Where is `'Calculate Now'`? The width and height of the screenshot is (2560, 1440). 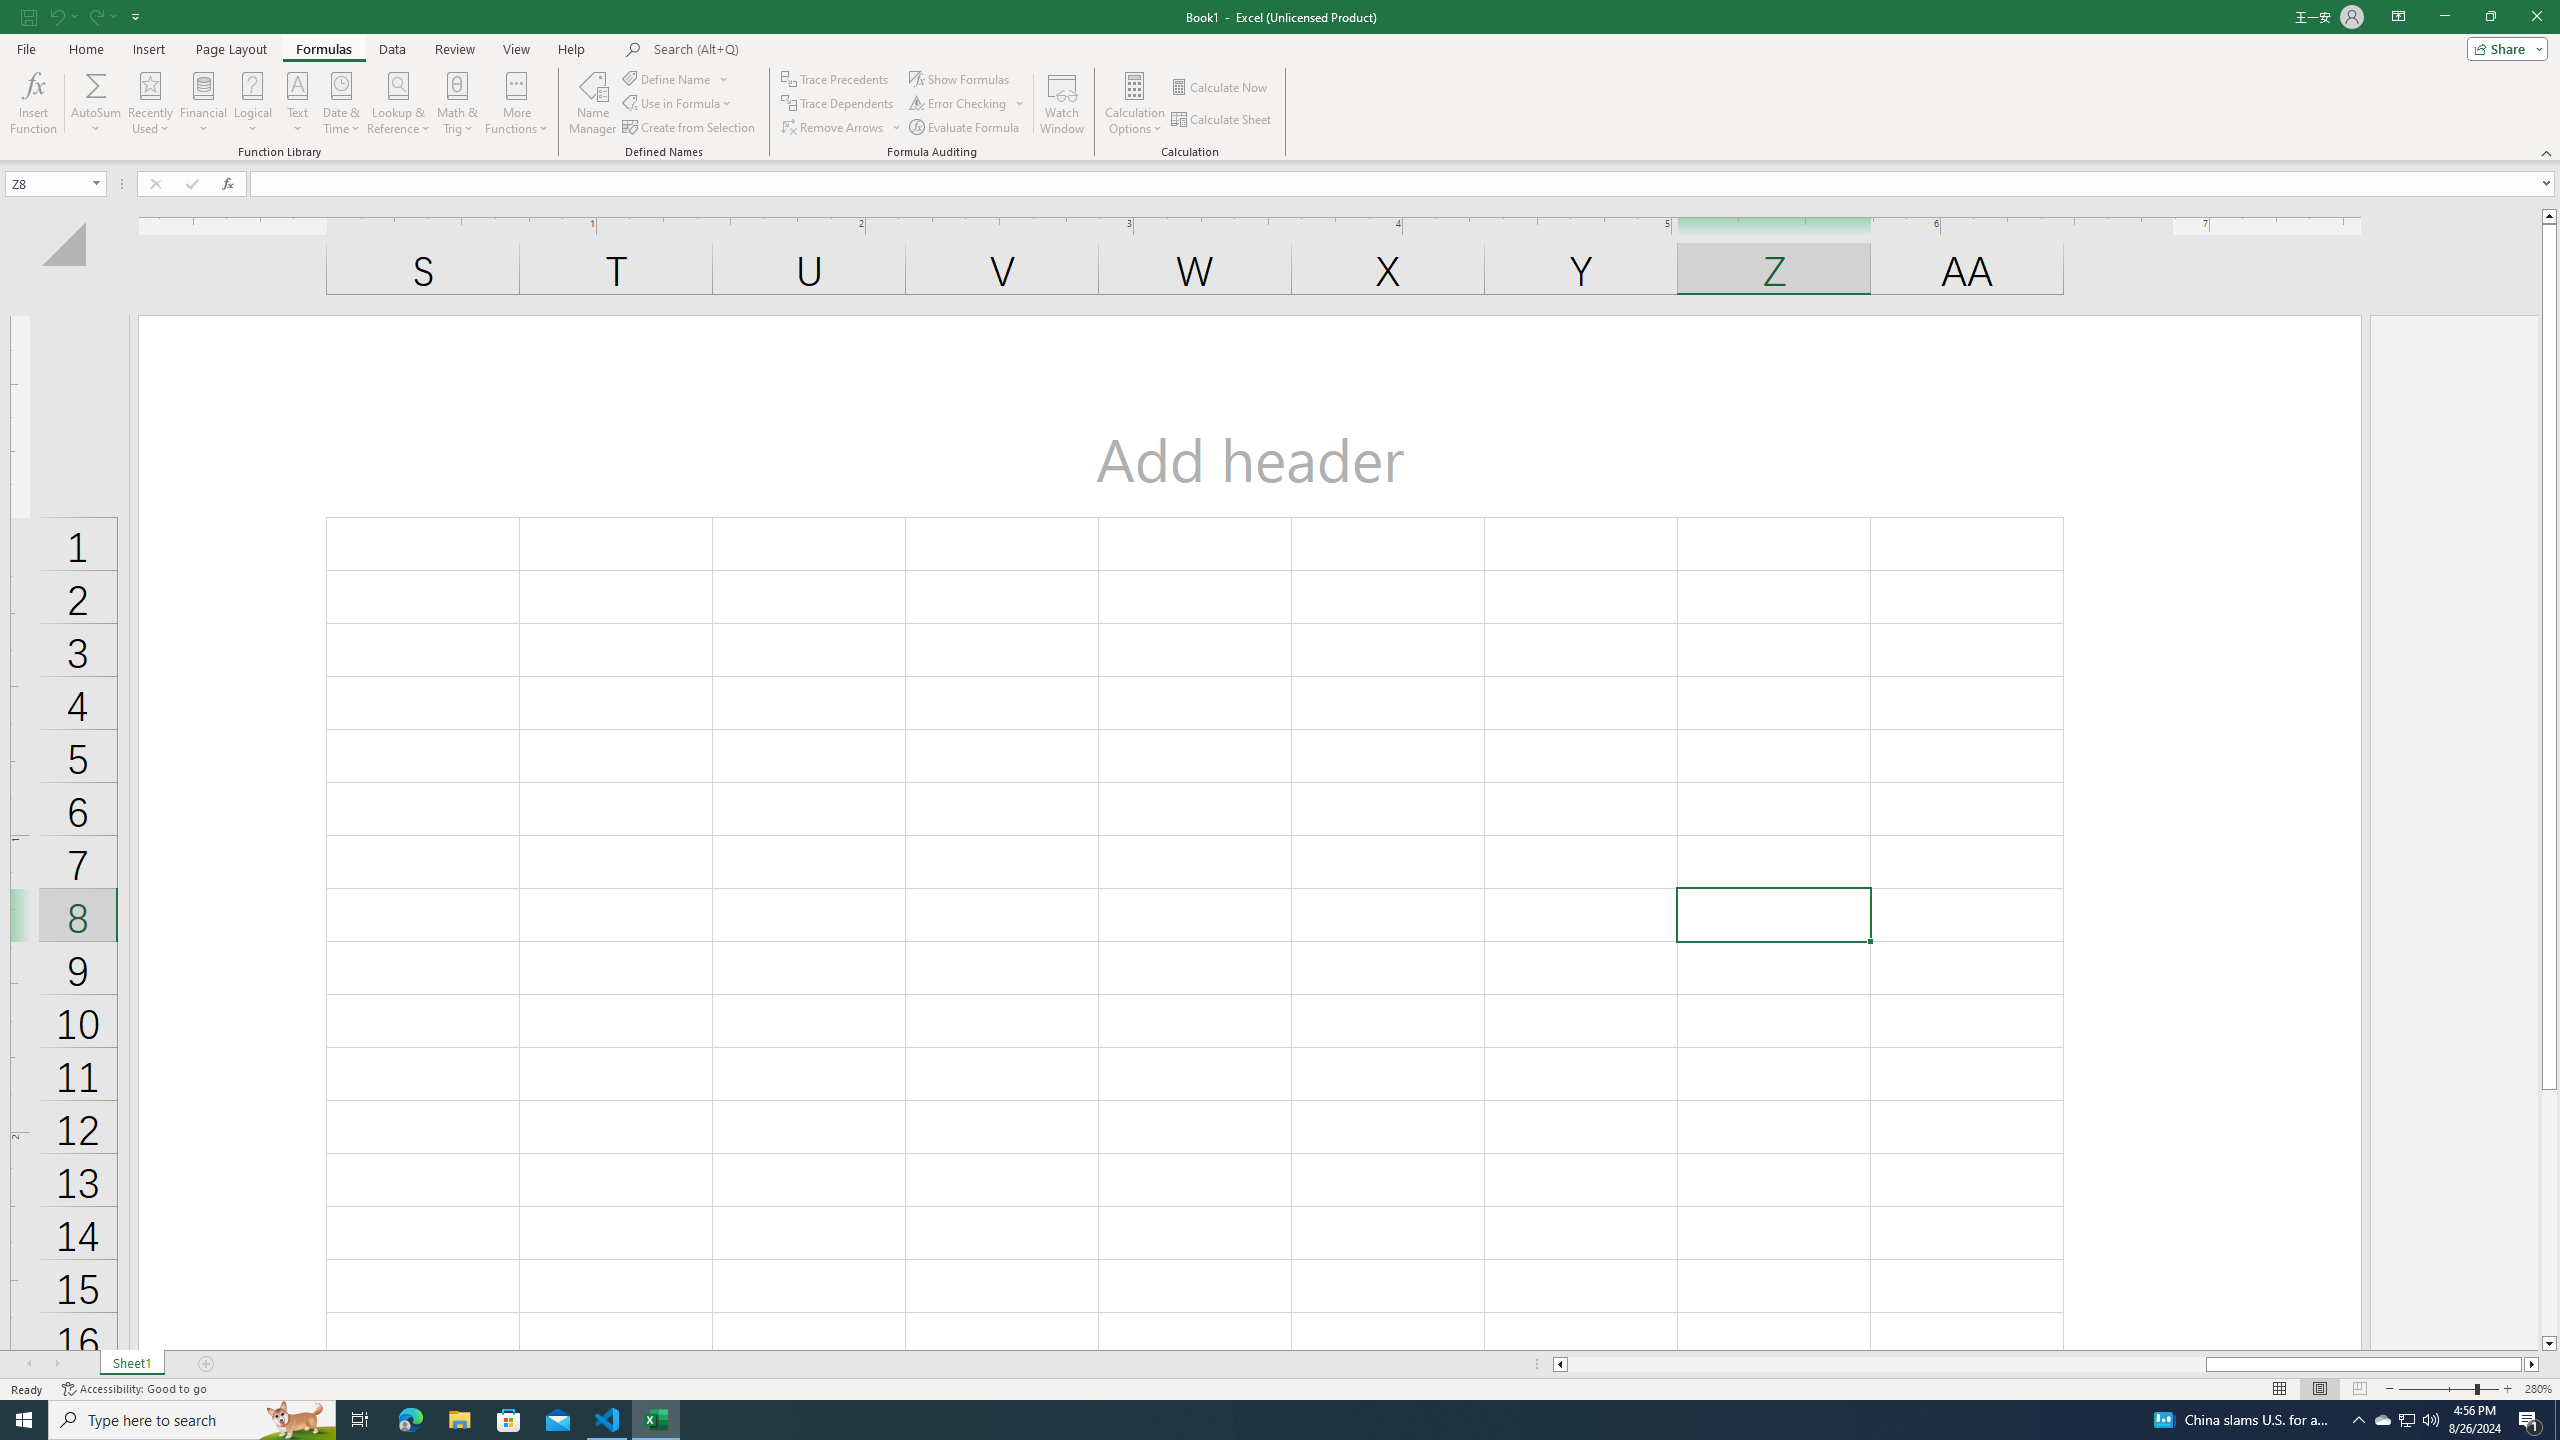
'Calculate Now' is located at coordinates (1220, 87).